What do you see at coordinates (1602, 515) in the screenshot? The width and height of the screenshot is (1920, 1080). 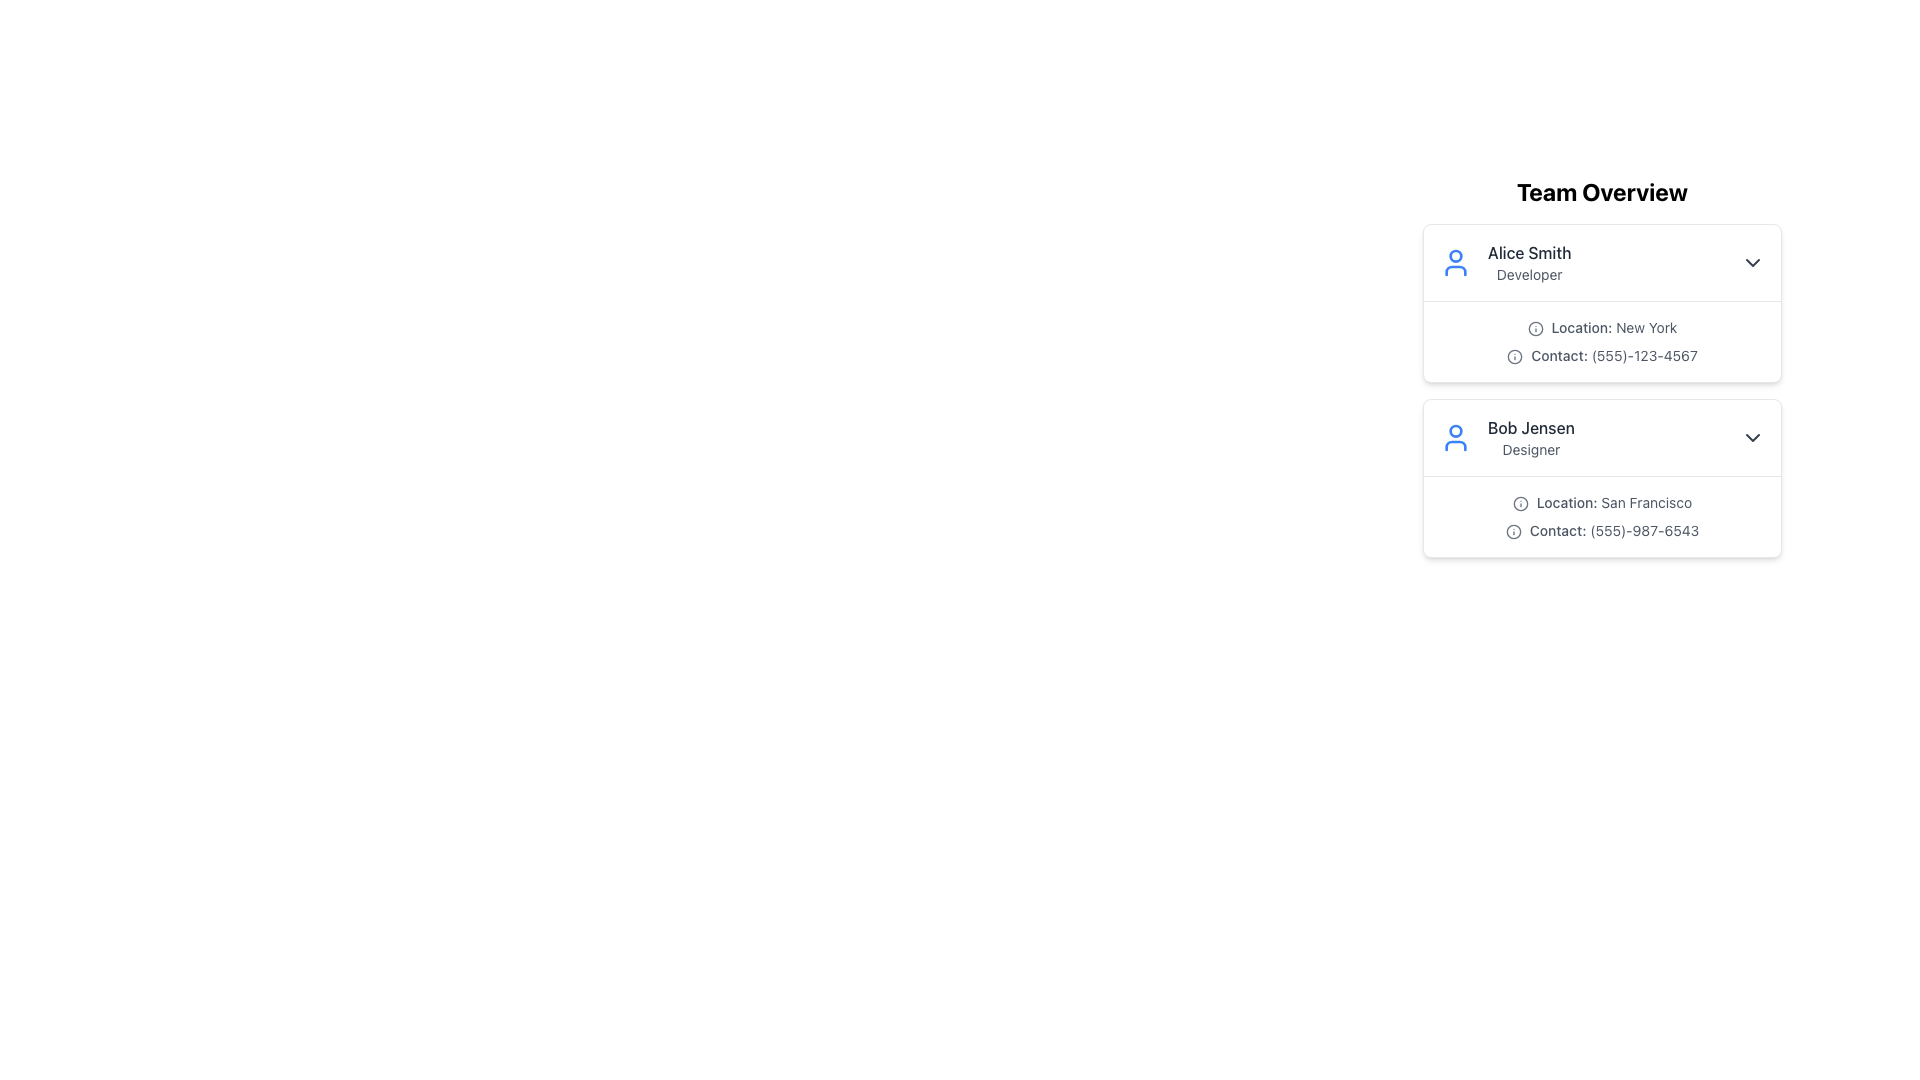 I see `the Informational Text Block containing the details 'Location: San Francisco' and 'Contact: (555)-987-6543', styled with light gray text within a rounded white card under the 'Bob Jensen' section` at bounding box center [1602, 515].